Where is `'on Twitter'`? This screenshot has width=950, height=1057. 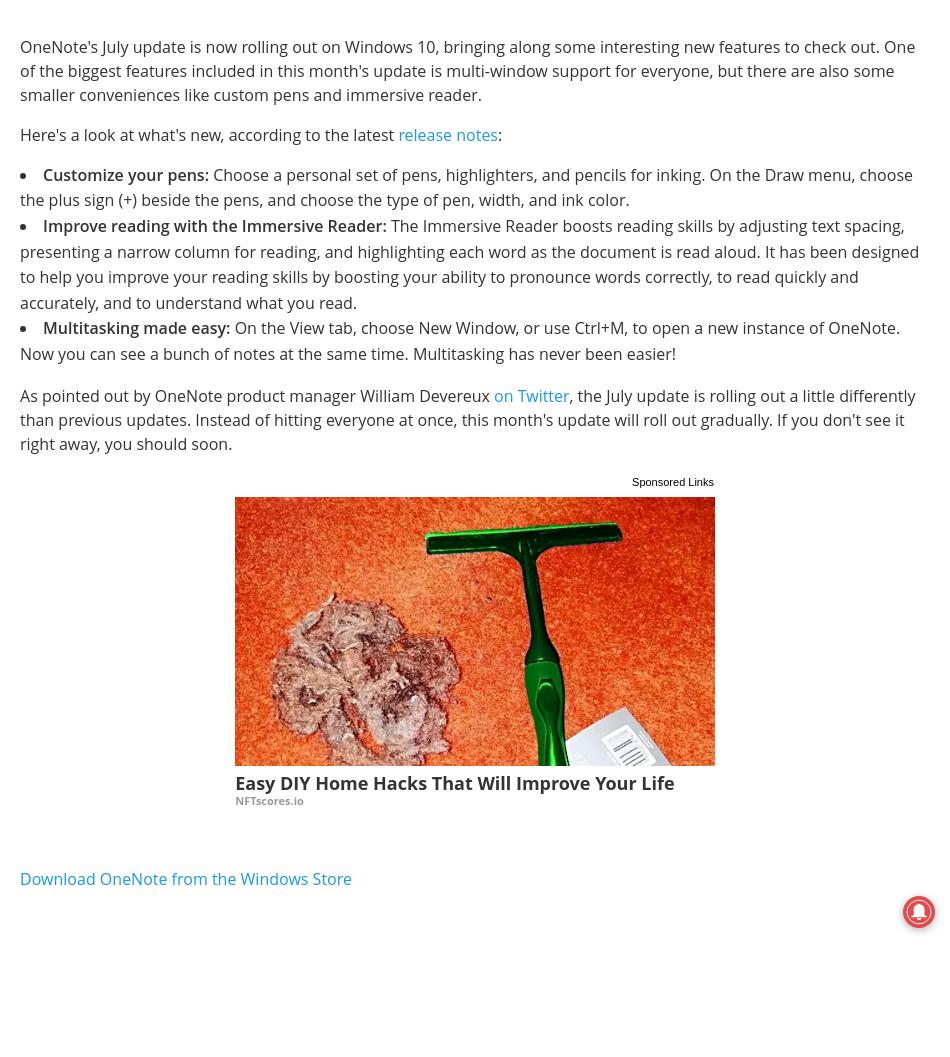 'on Twitter' is located at coordinates (531, 394).